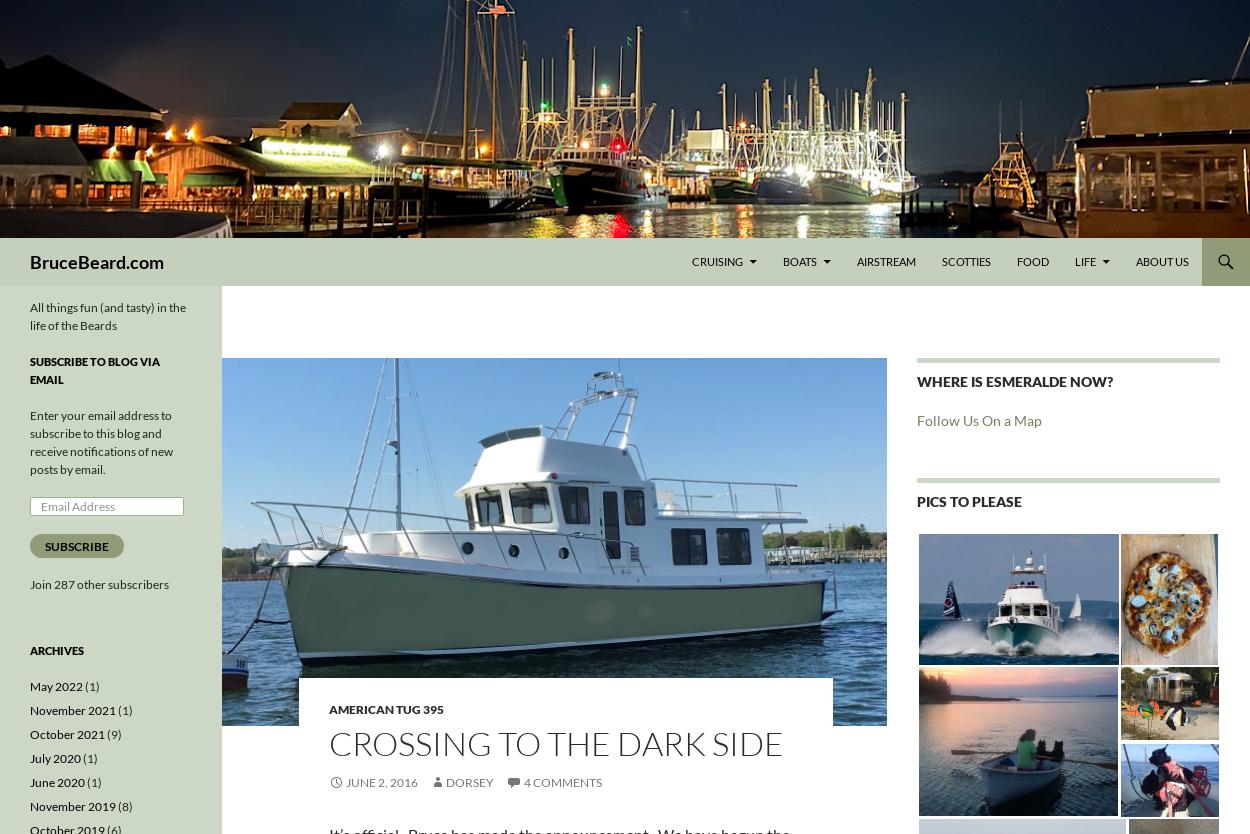 This screenshot has height=834, width=1250. Describe the element at coordinates (30, 710) in the screenshot. I see `'November 2021'` at that location.